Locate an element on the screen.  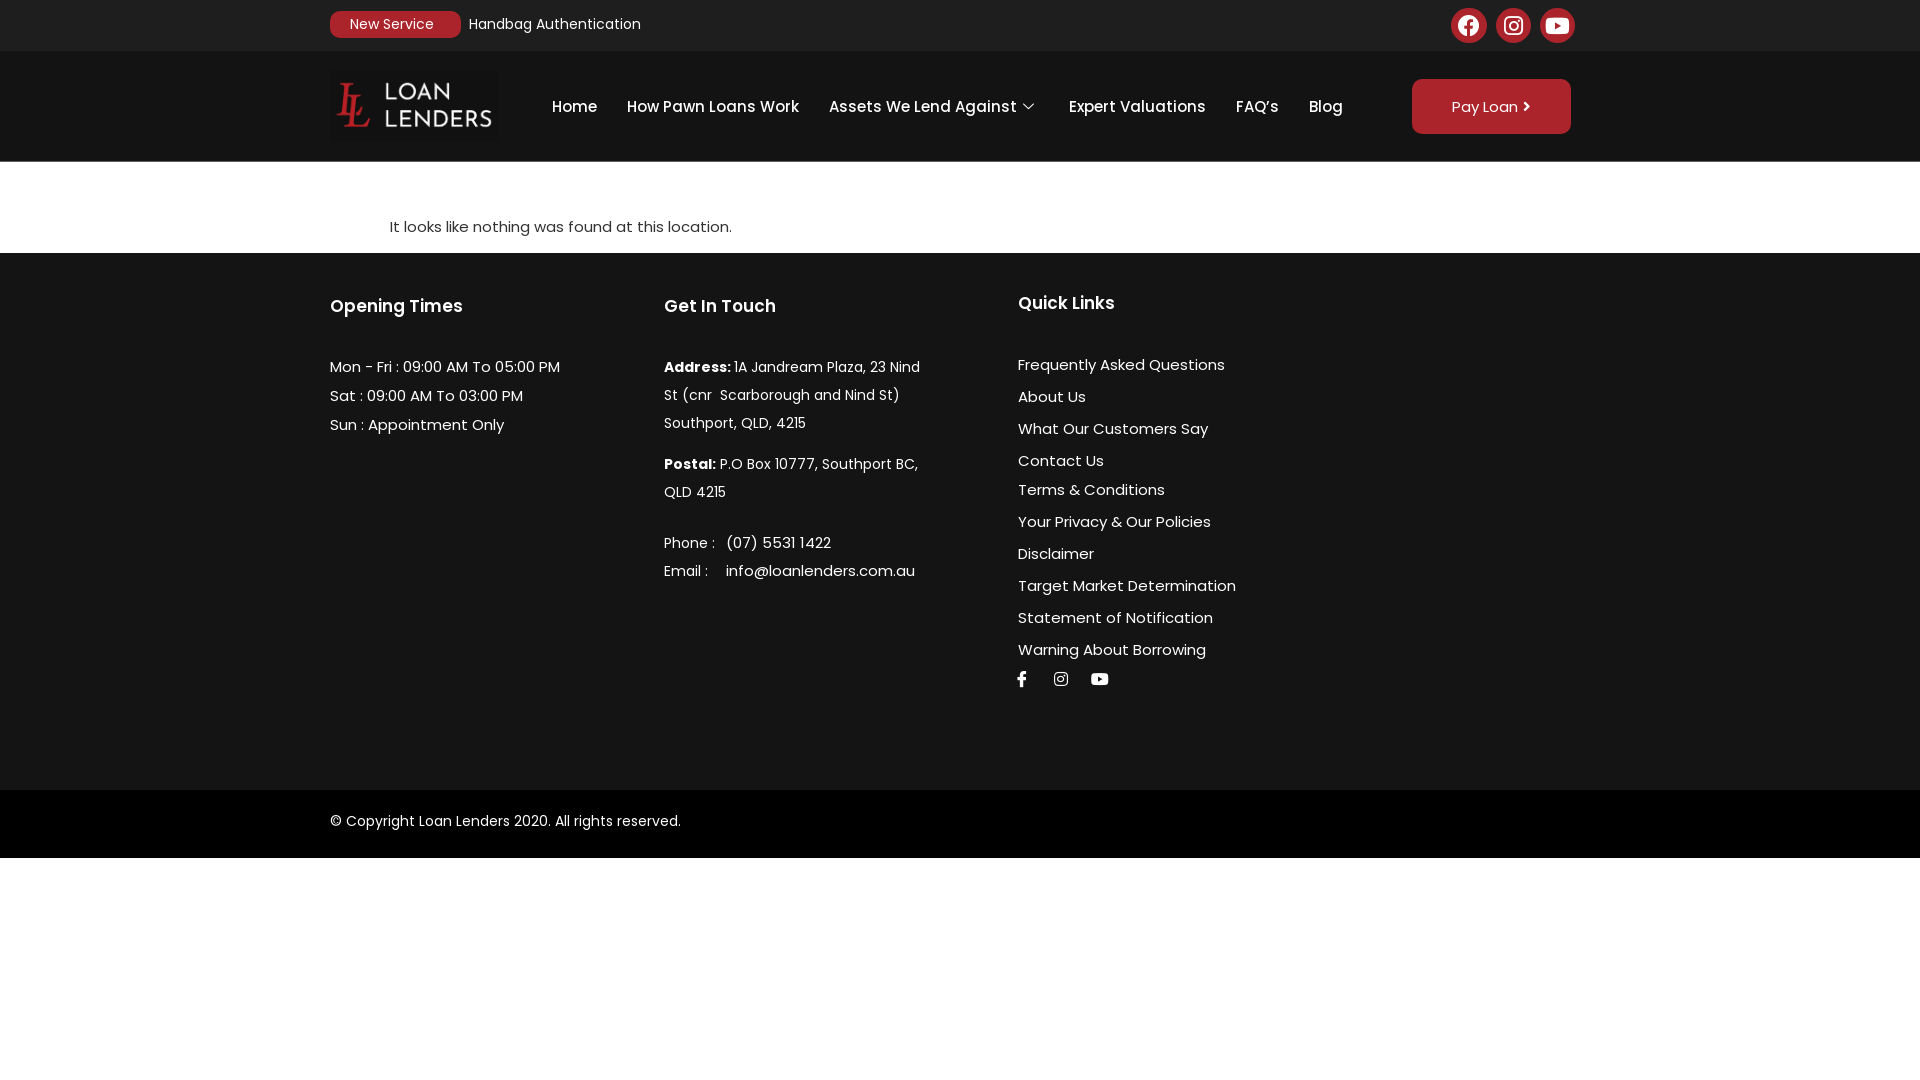
'info@loanlenders.com.au' is located at coordinates (867, 570).